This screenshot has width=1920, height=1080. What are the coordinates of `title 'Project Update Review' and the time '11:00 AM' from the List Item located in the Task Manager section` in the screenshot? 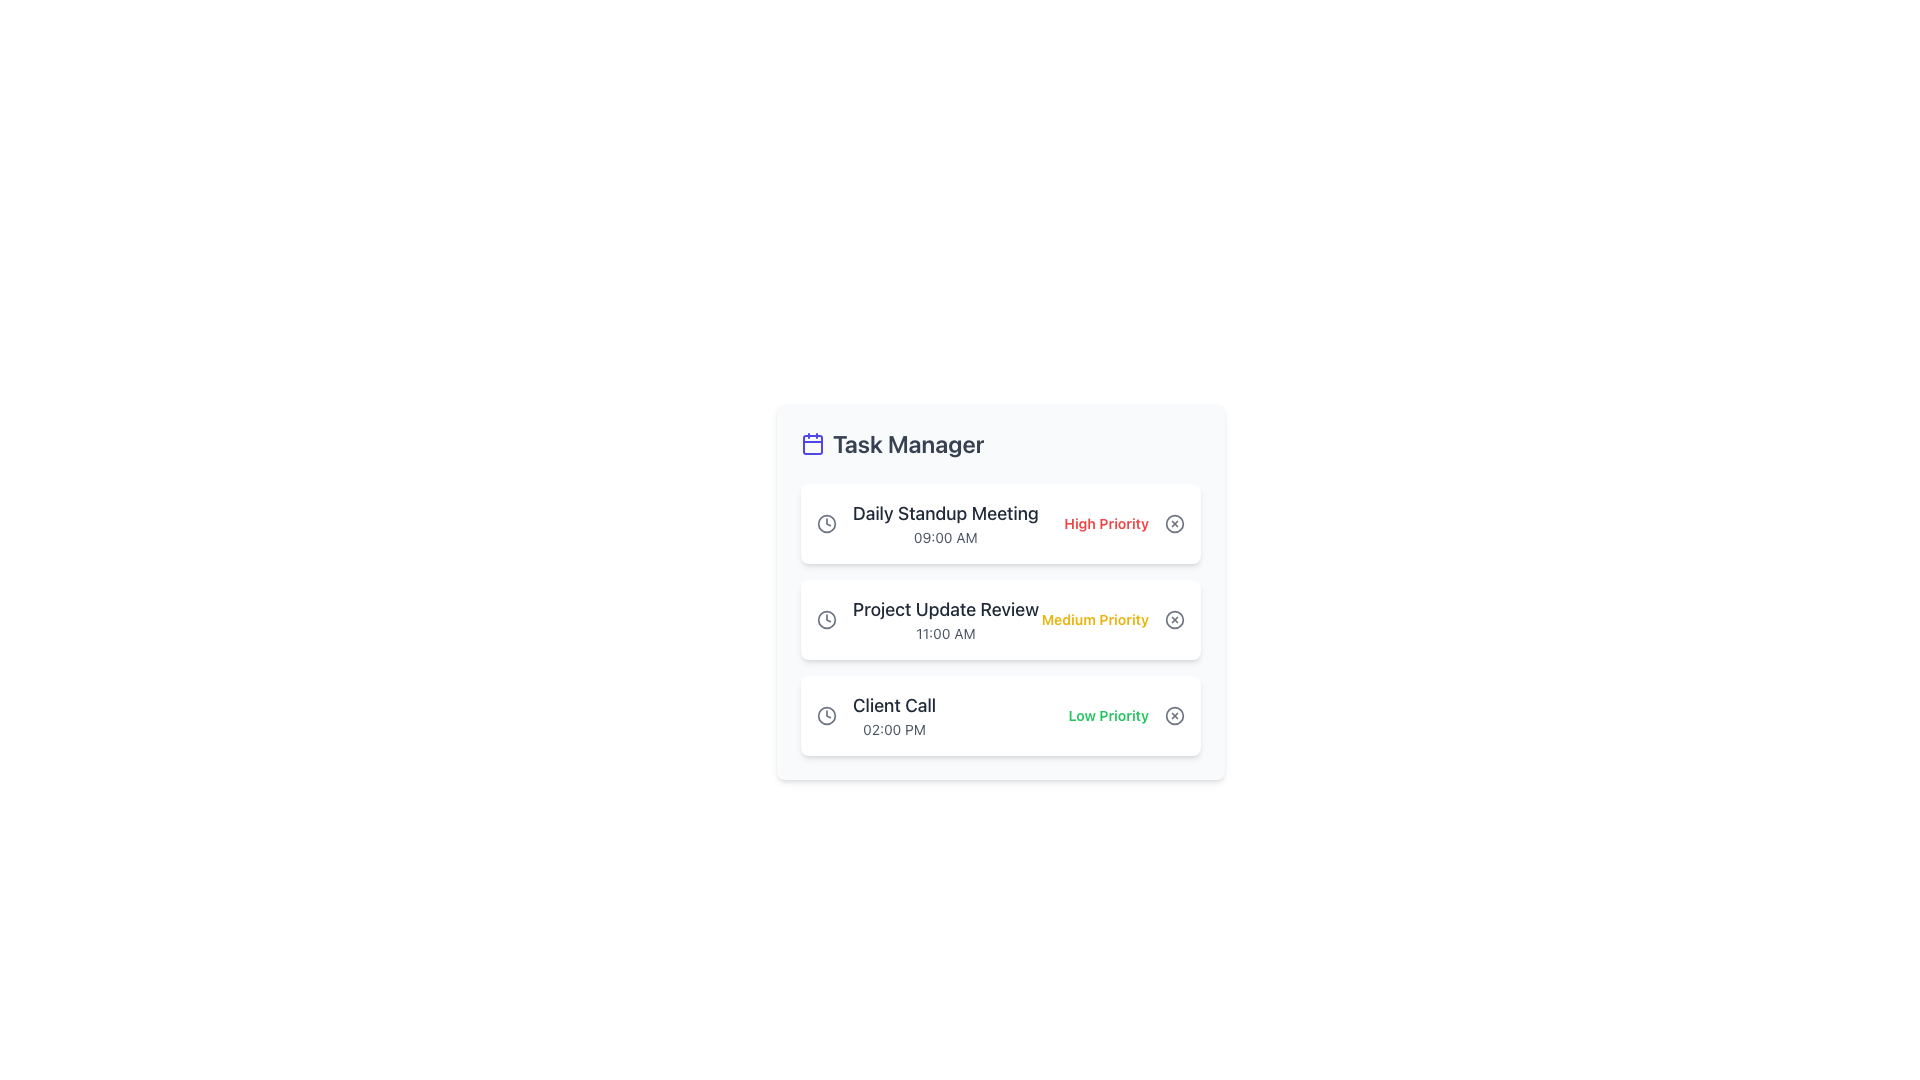 It's located at (926, 619).